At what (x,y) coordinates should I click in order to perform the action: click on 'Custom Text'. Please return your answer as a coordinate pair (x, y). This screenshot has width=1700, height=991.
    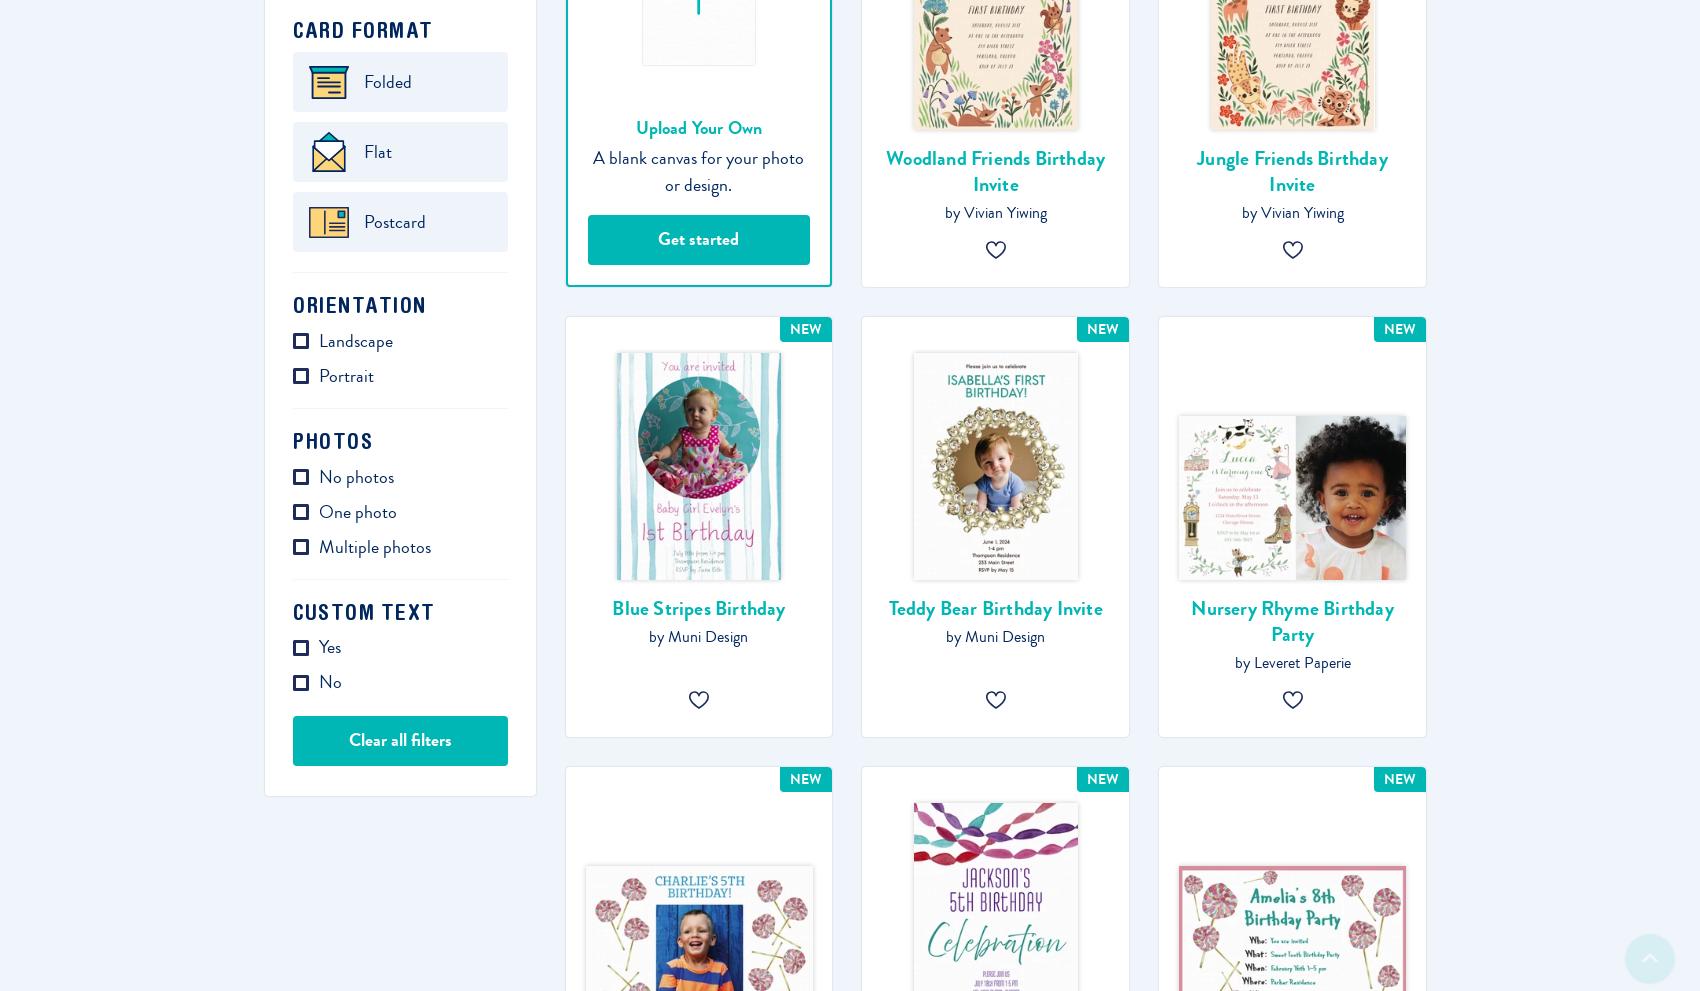
    Looking at the image, I should click on (362, 610).